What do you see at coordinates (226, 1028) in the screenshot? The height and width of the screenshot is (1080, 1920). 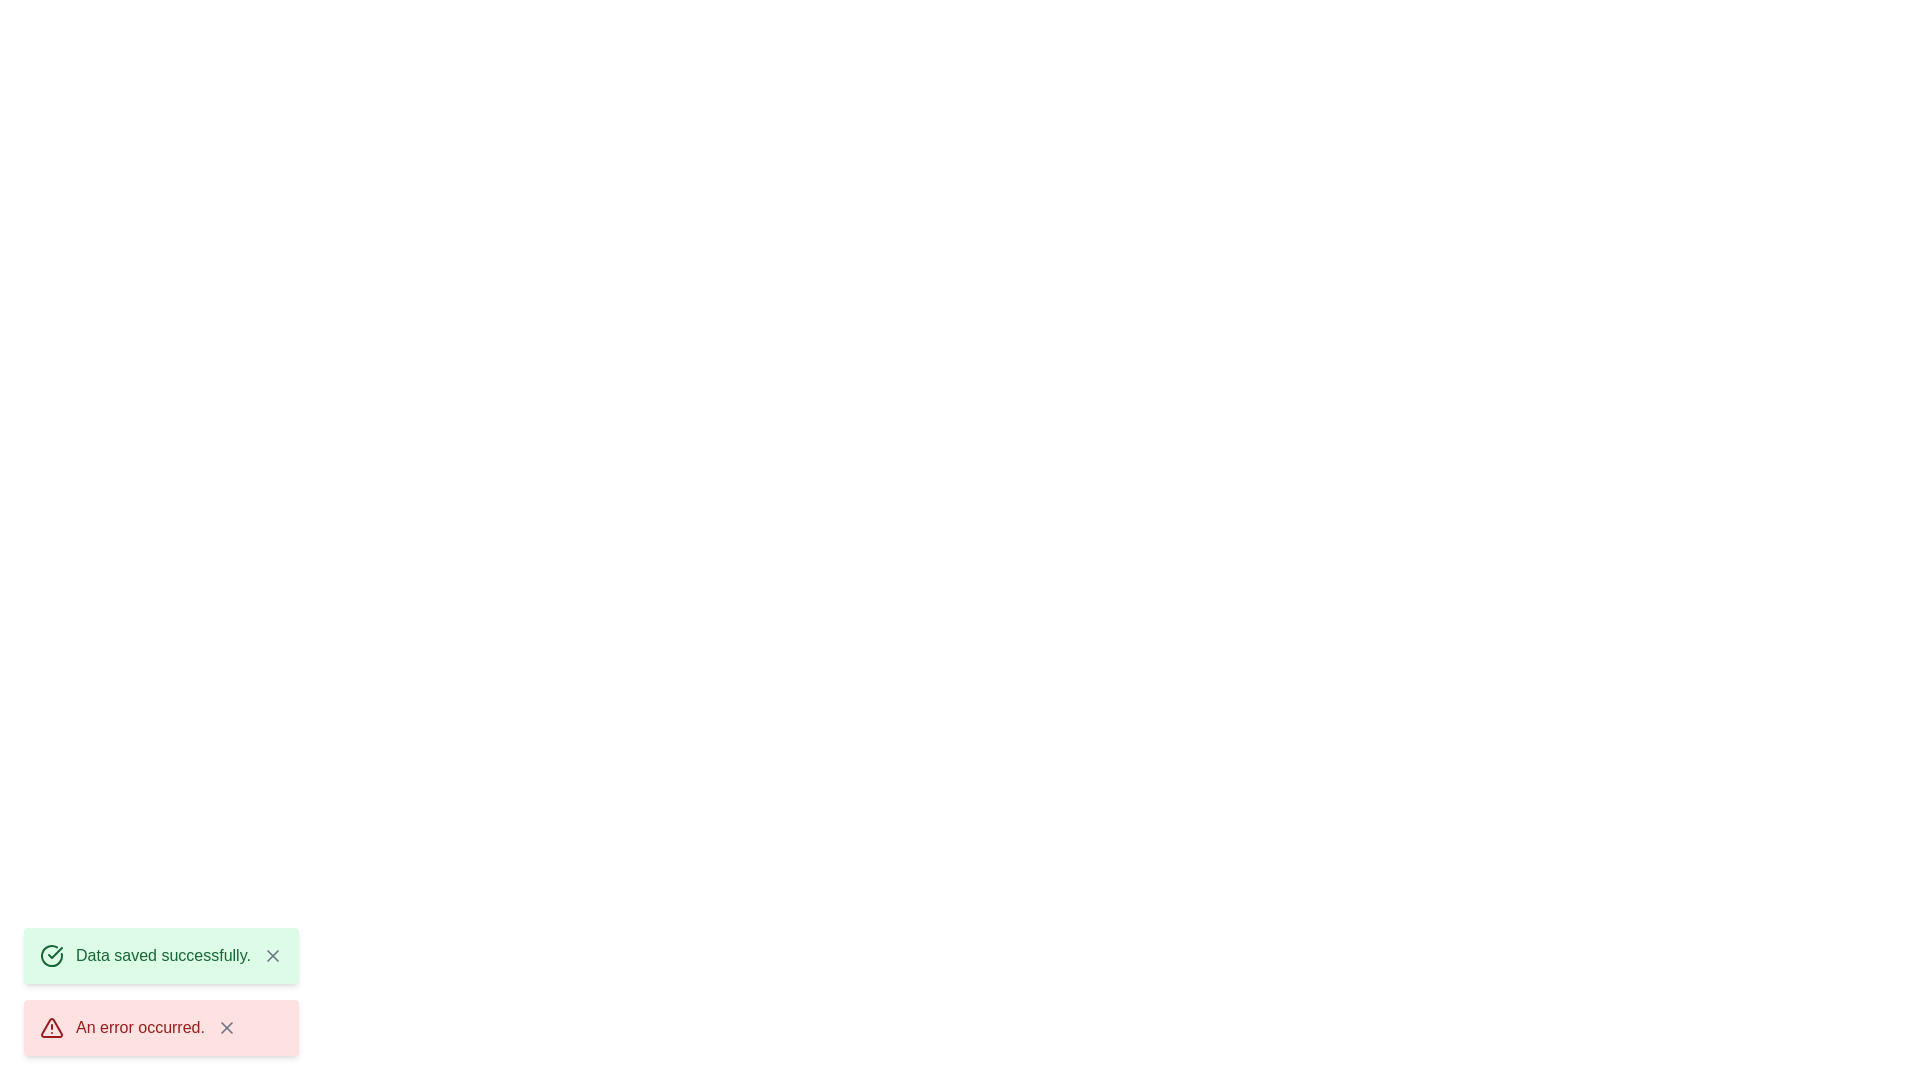 I see `the close button of the snackbar with message 'An error occurred.' to dismiss it` at bounding box center [226, 1028].